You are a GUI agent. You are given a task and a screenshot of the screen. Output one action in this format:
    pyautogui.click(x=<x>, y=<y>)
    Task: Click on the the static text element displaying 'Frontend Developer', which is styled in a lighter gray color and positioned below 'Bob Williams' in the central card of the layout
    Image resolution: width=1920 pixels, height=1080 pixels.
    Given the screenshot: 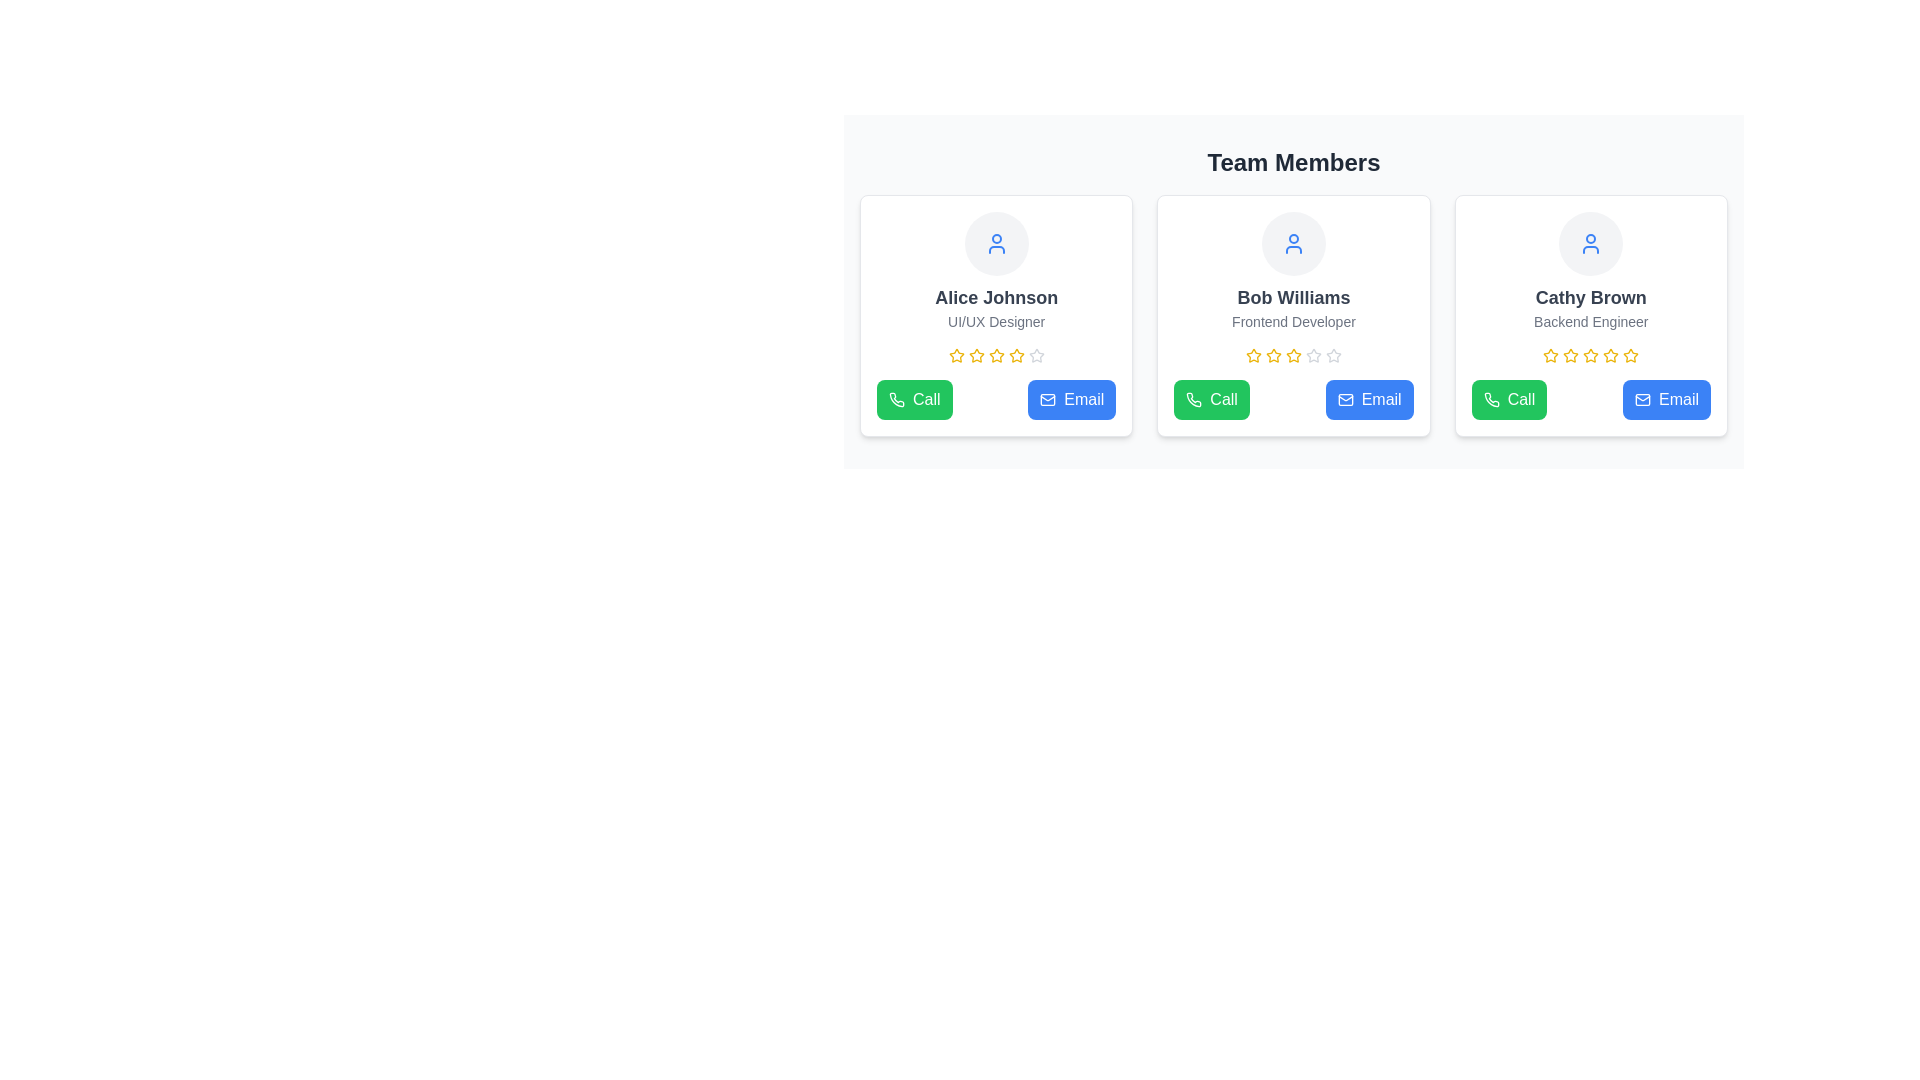 What is the action you would take?
    pyautogui.click(x=1294, y=320)
    